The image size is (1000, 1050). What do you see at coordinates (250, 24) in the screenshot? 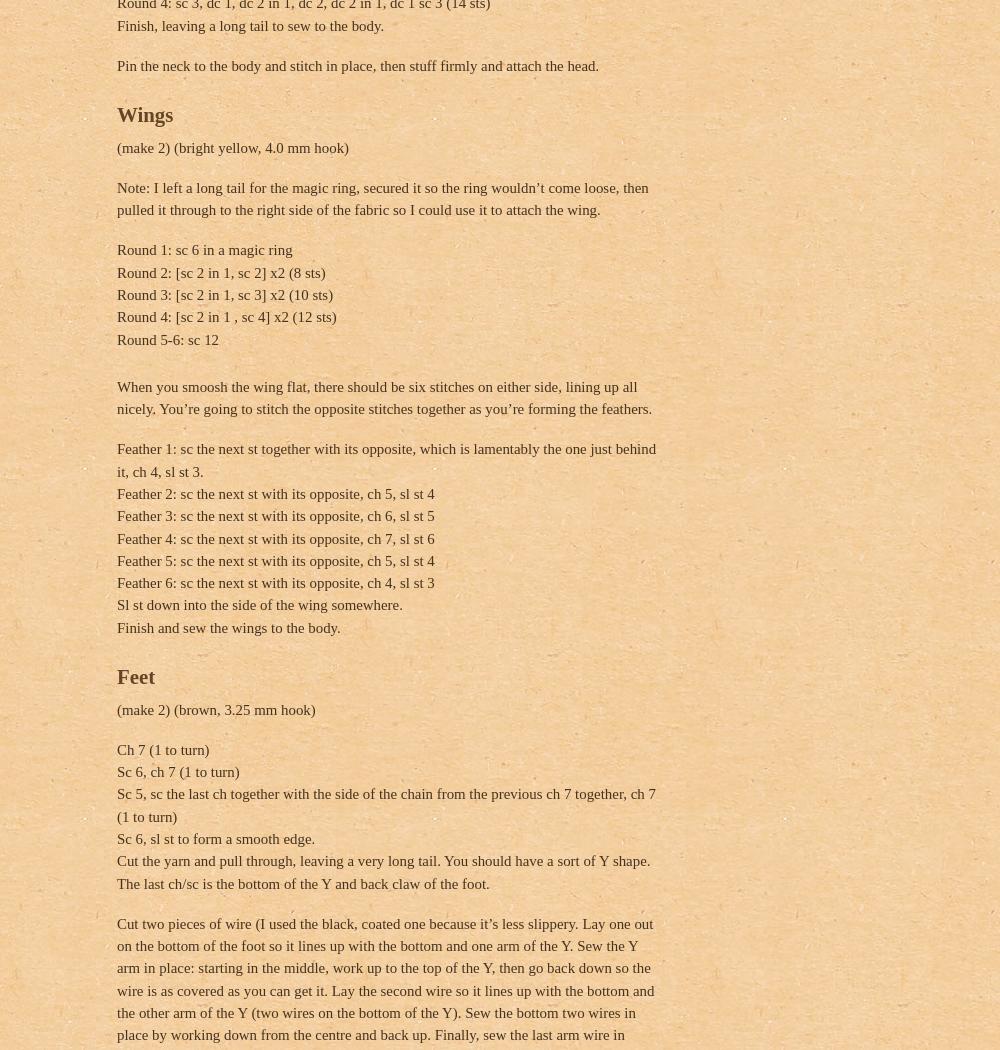
I see `'Finish, leaving a long tail to sew to the body.'` at bounding box center [250, 24].